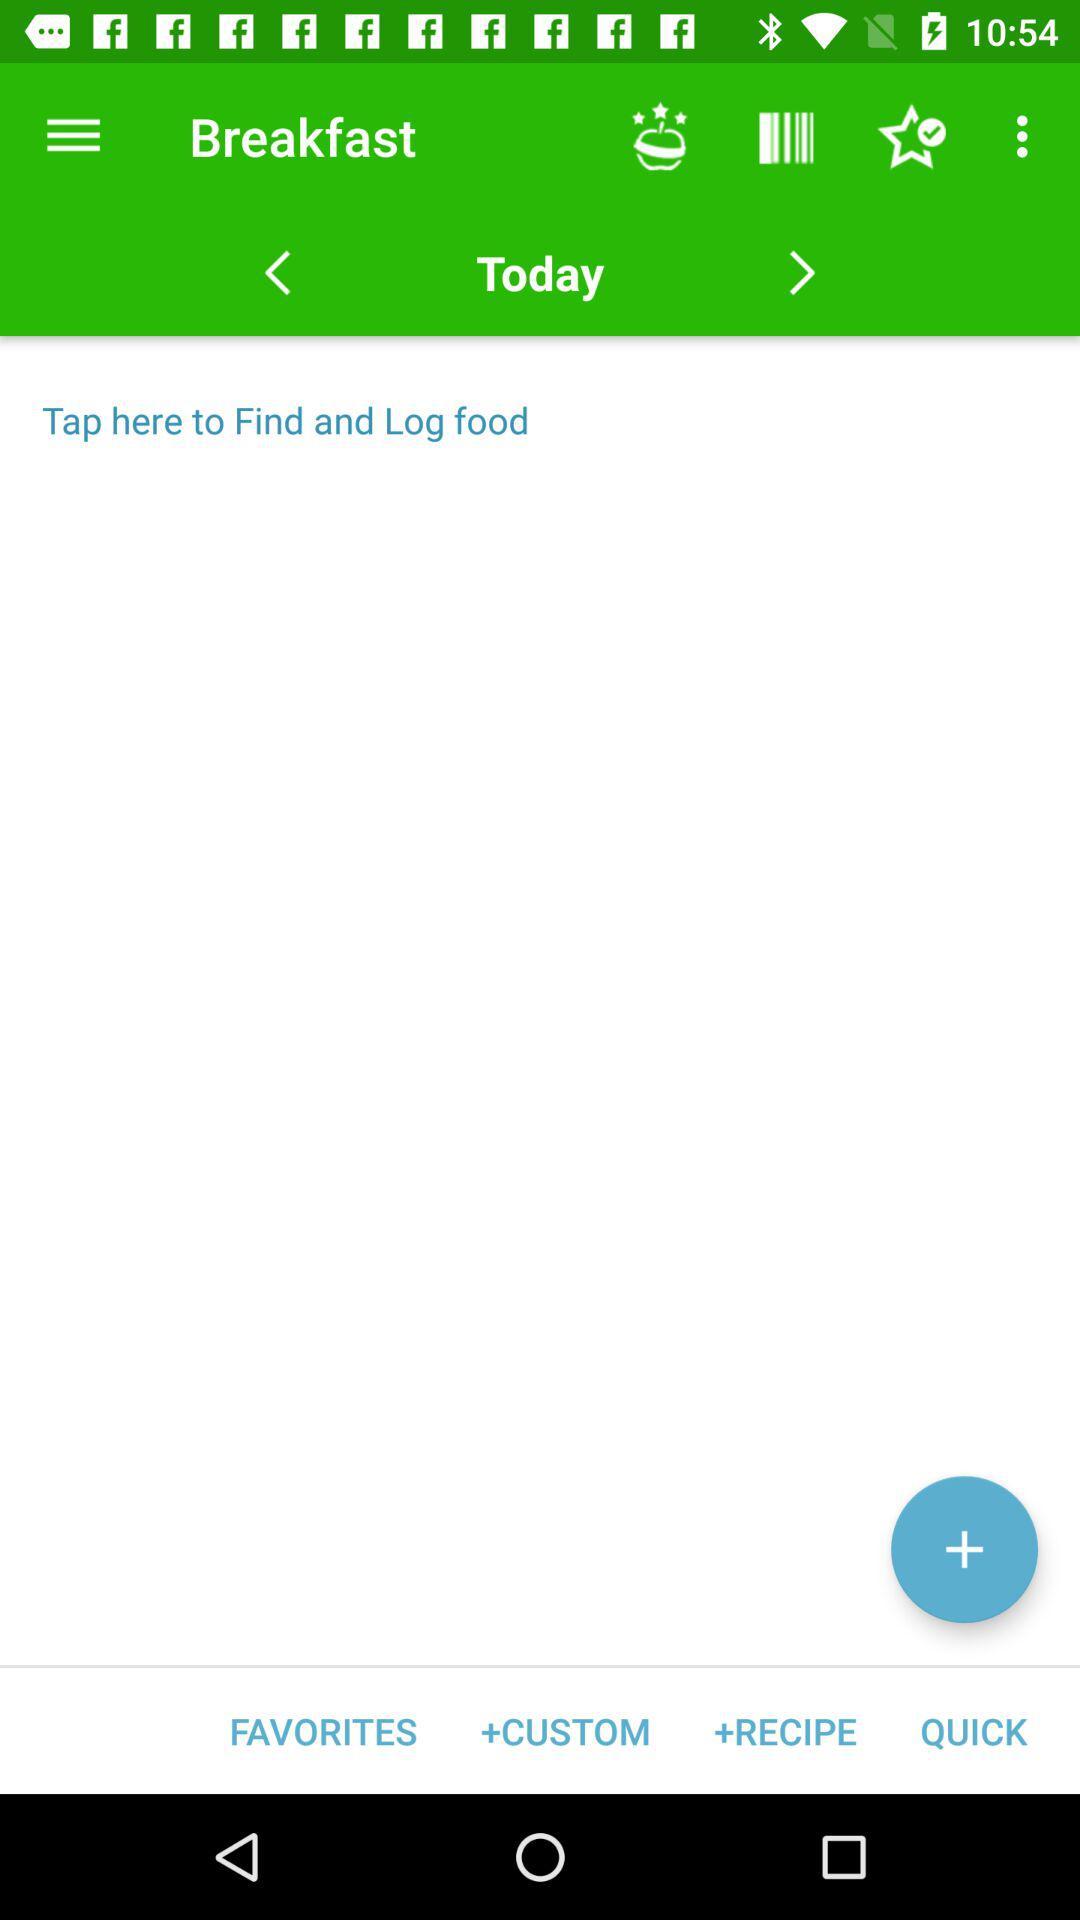  I want to click on food item, so click(963, 1548).